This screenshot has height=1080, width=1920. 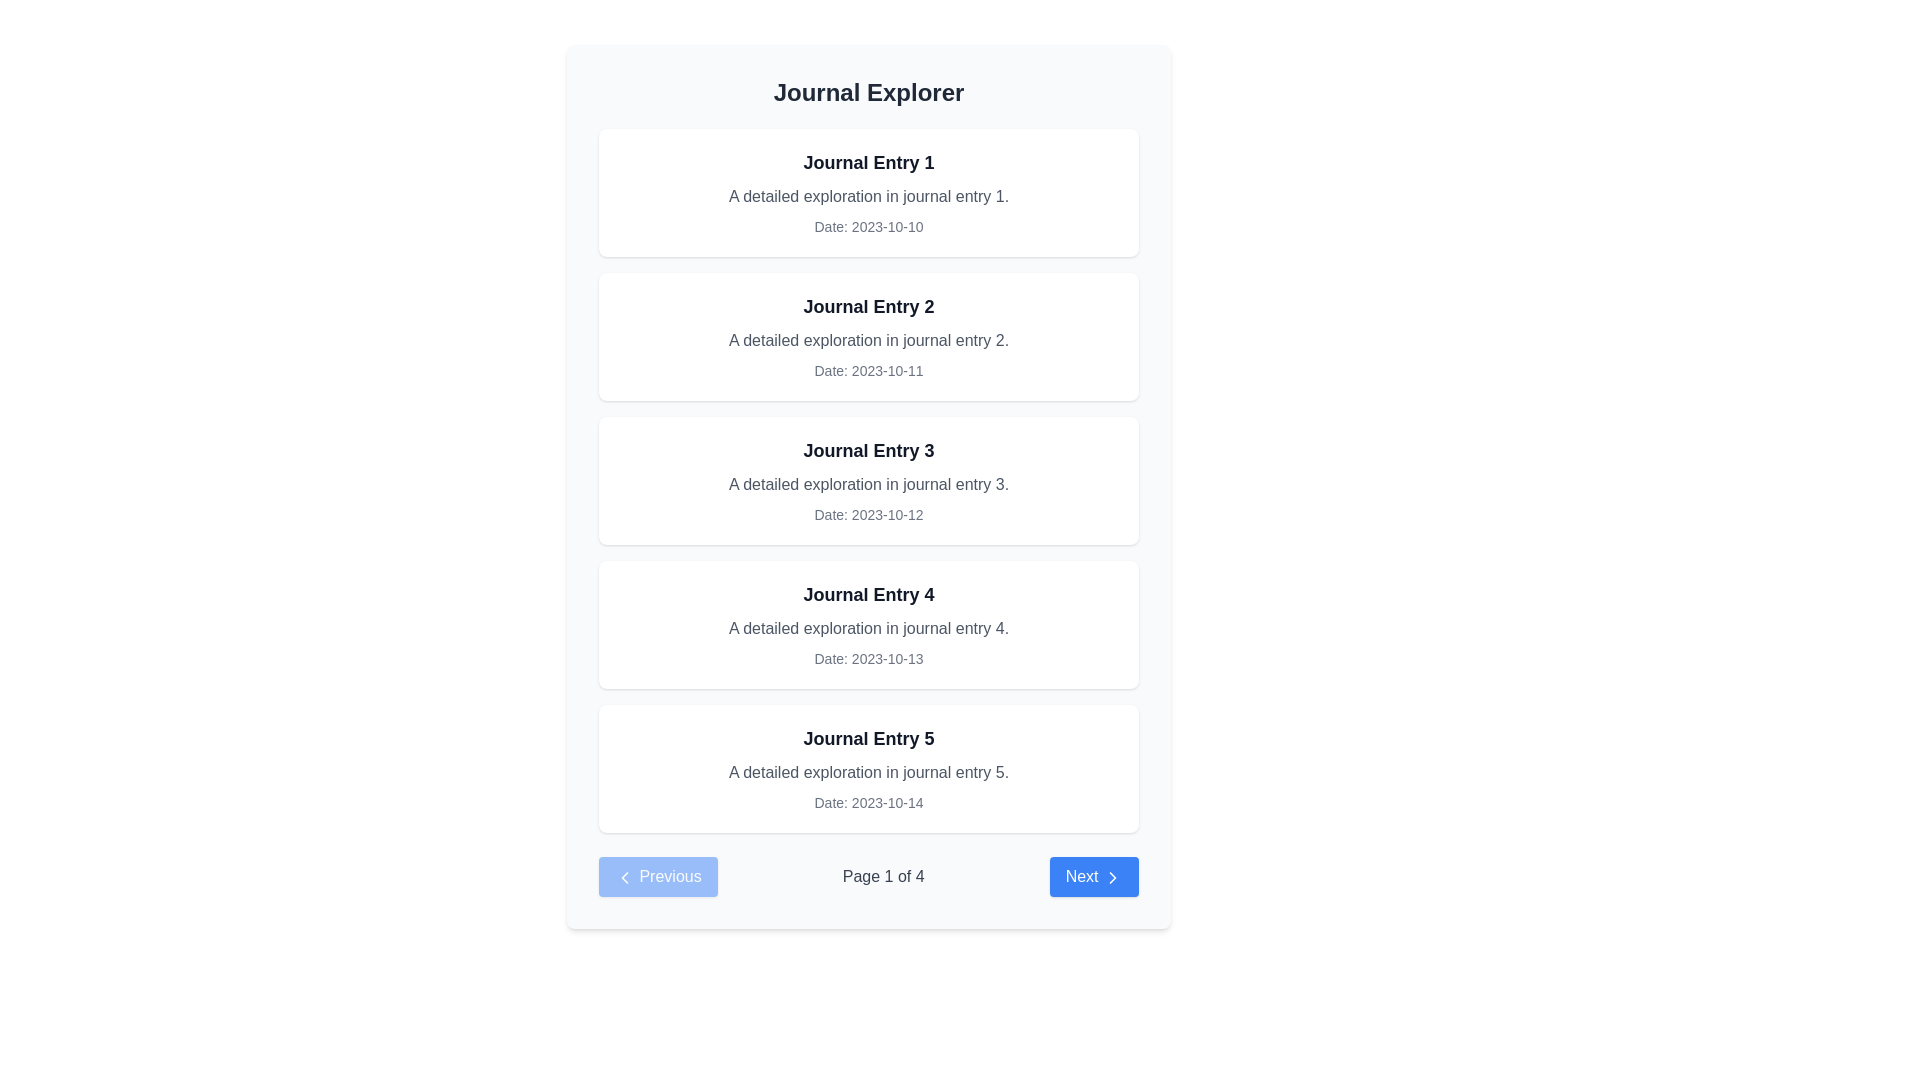 I want to click on title of the journal entry labeled as 'Journal Entry 2', which is positioned at the top of its card in a vertical list of entries, so click(x=868, y=307).